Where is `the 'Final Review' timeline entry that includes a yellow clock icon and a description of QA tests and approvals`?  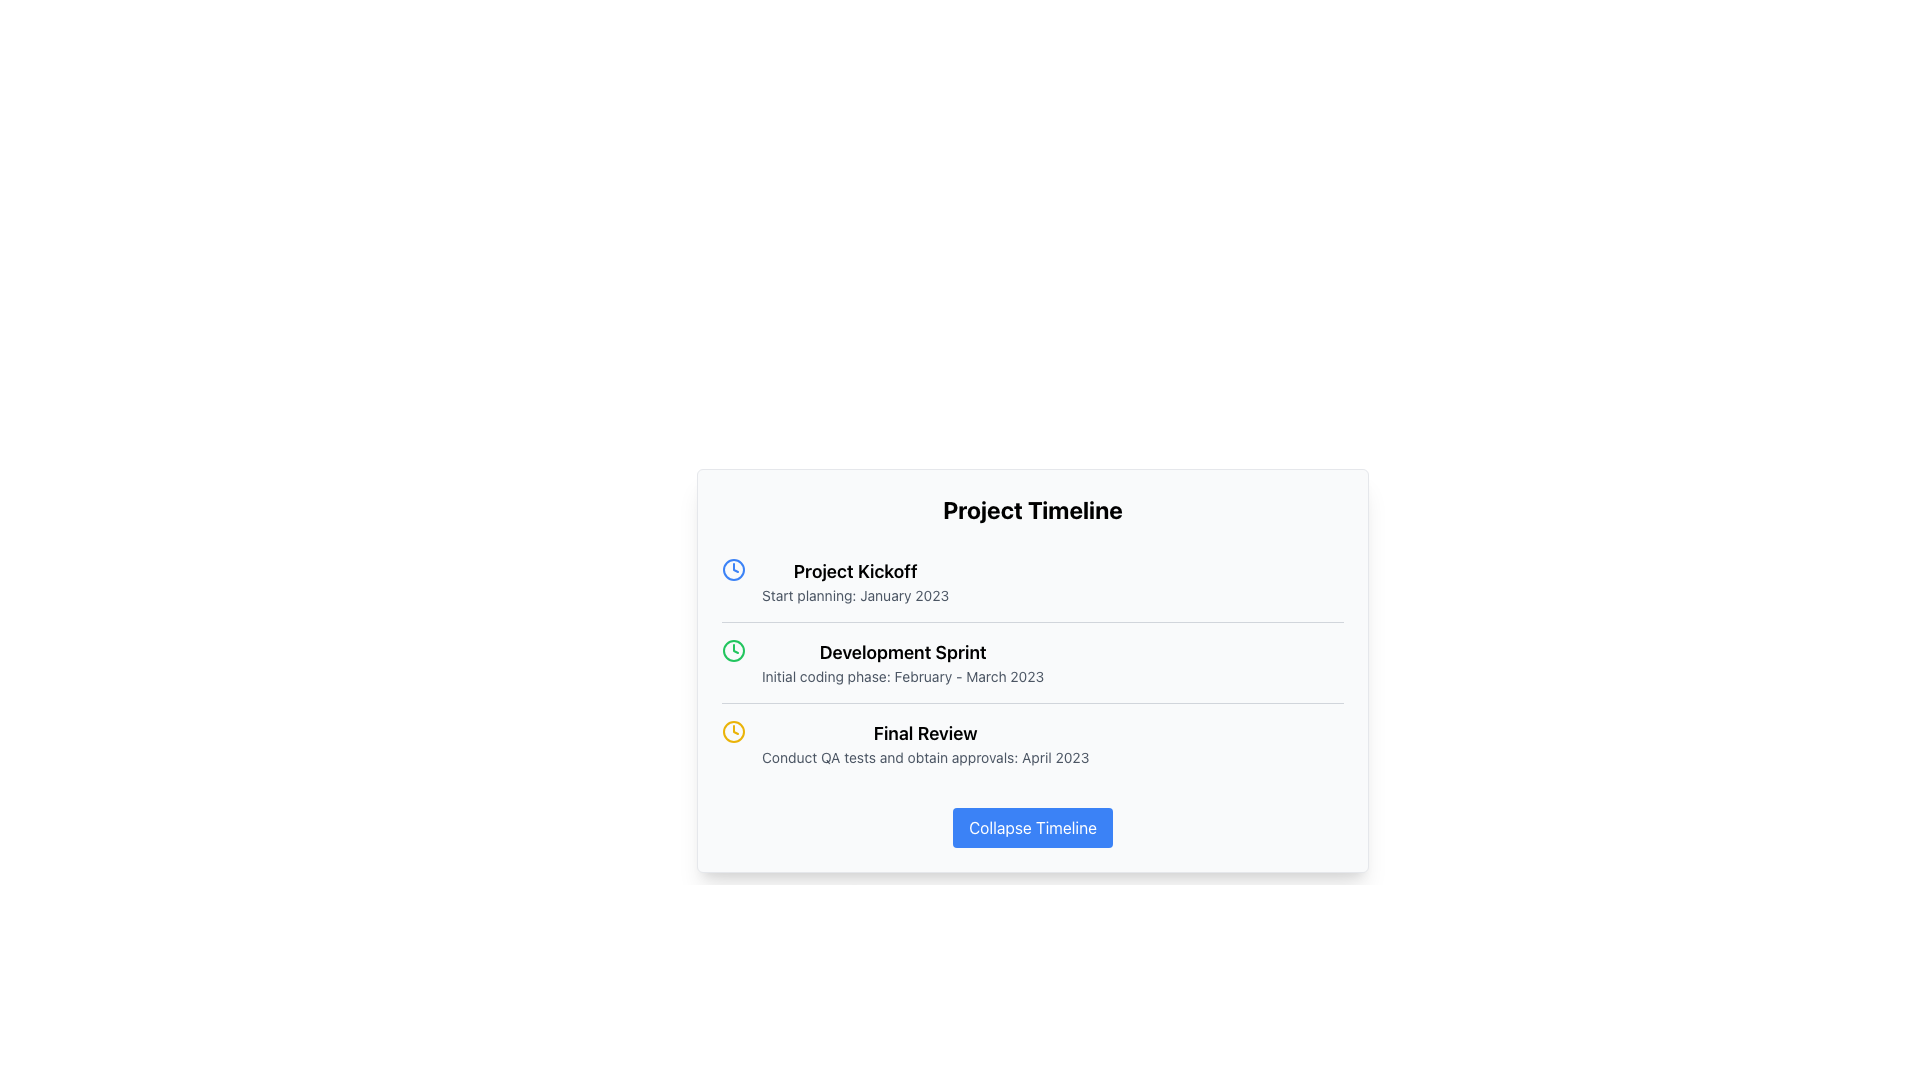 the 'Final Review' timeline entry that includes a yellow clock icon and a description of QA tests and approvals is located at coordinates (1032, 743).